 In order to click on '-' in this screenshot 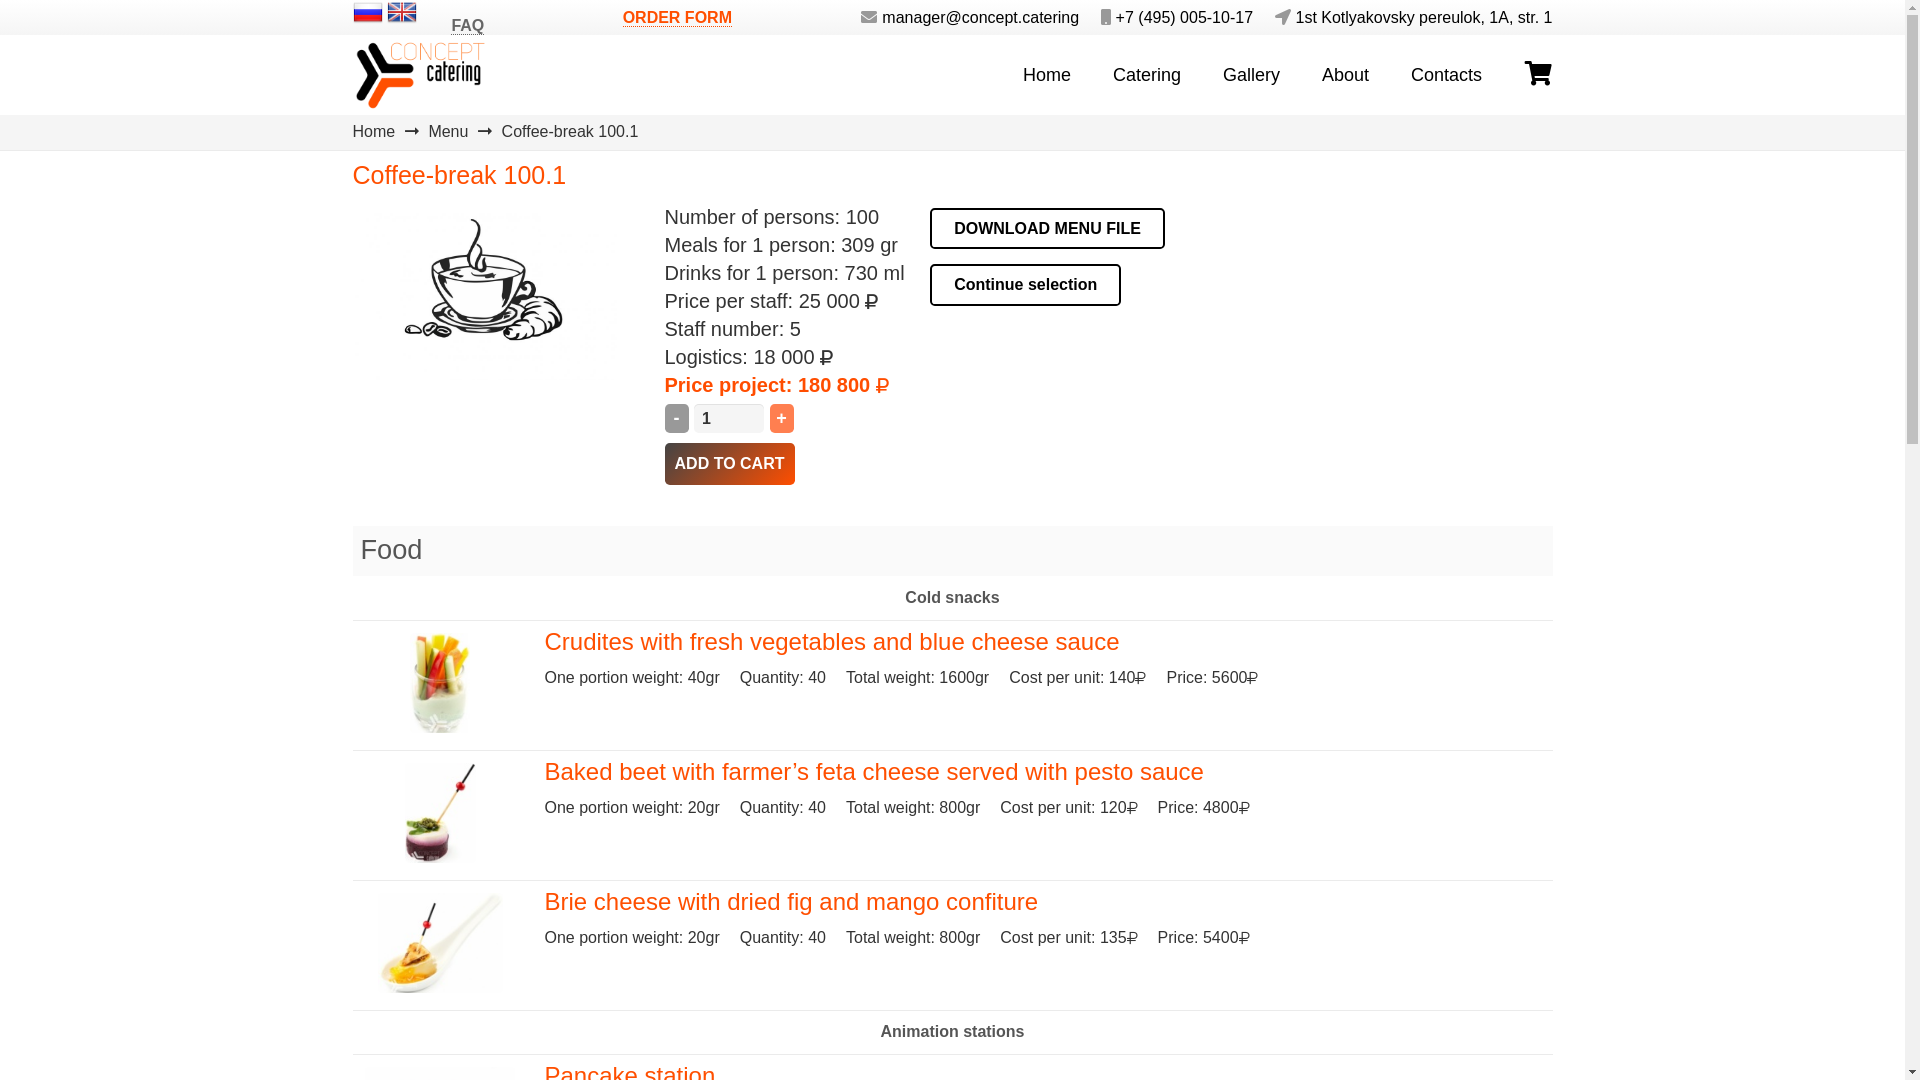, I will do `click(676, 417)`.